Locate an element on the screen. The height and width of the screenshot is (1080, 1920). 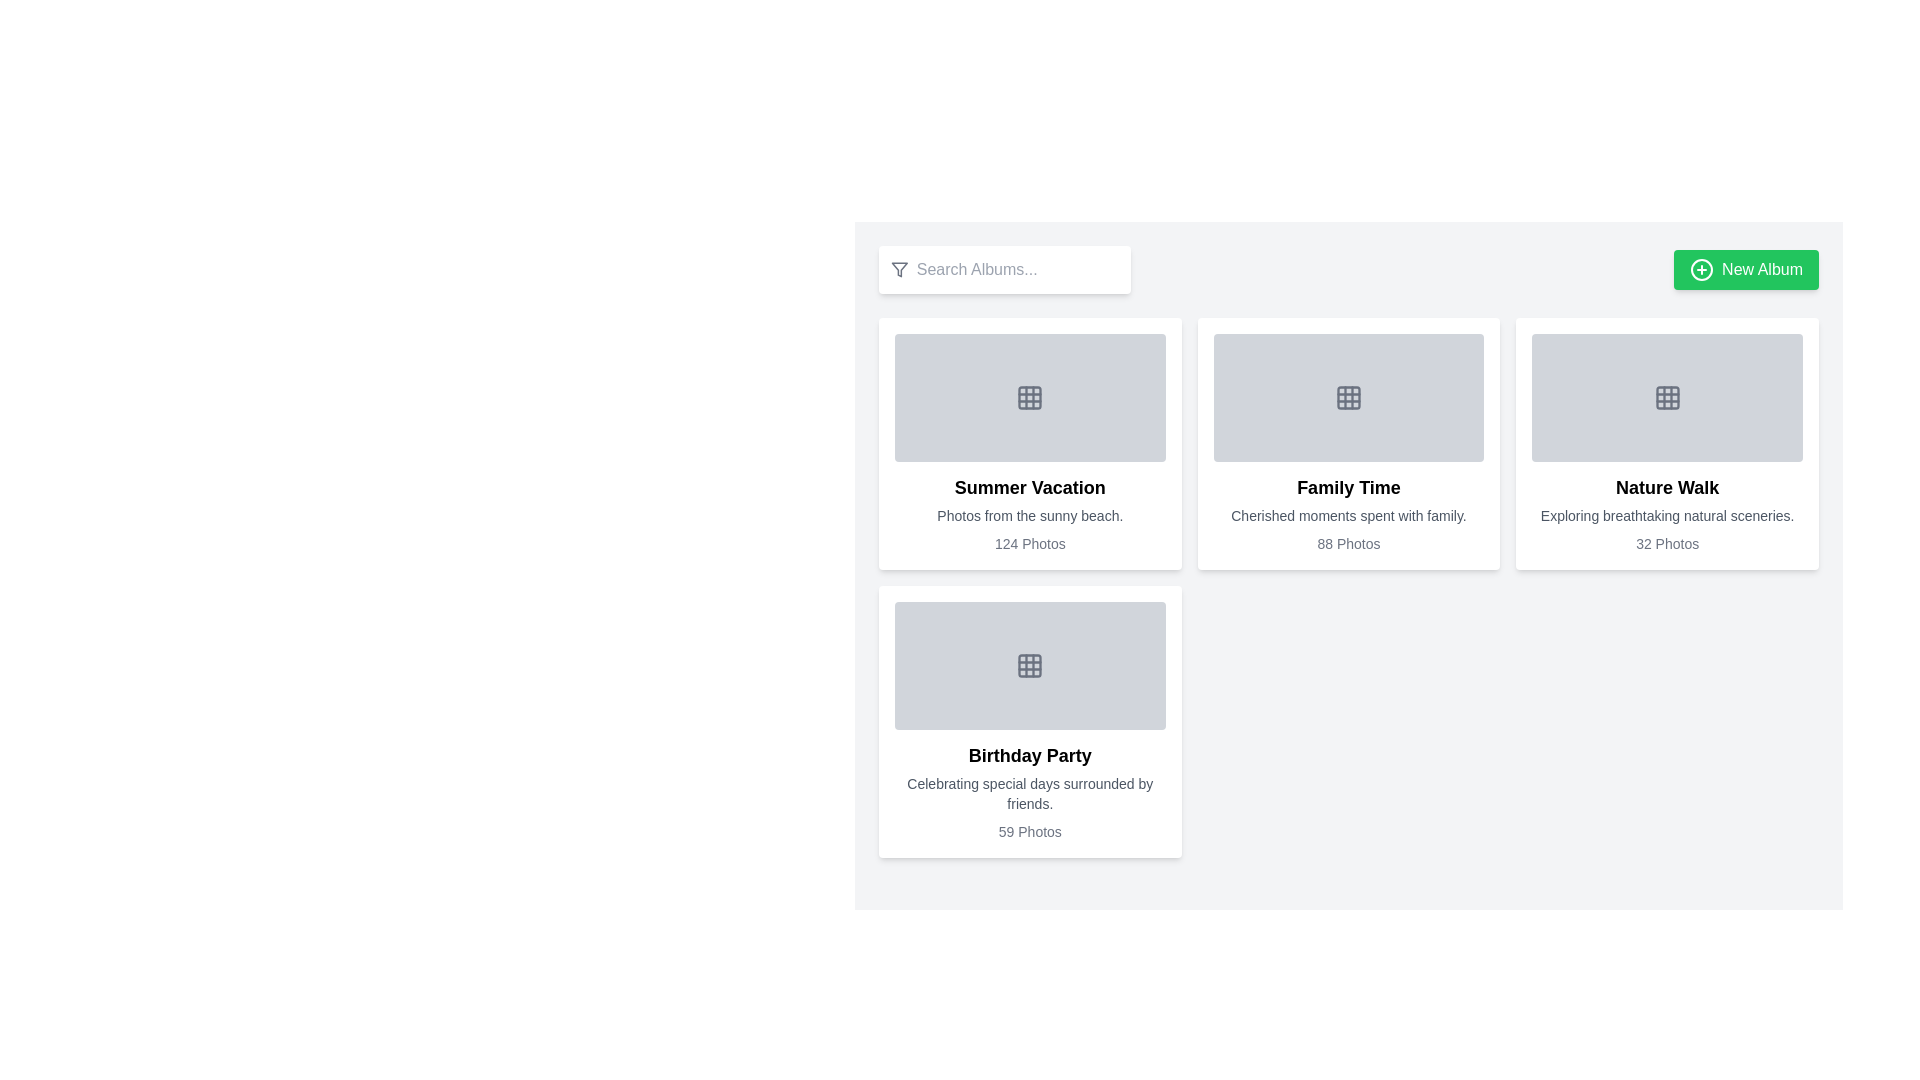
the circular add icon located immediately to the left of the 'New Album' button is located at coordinates (1701, 270).